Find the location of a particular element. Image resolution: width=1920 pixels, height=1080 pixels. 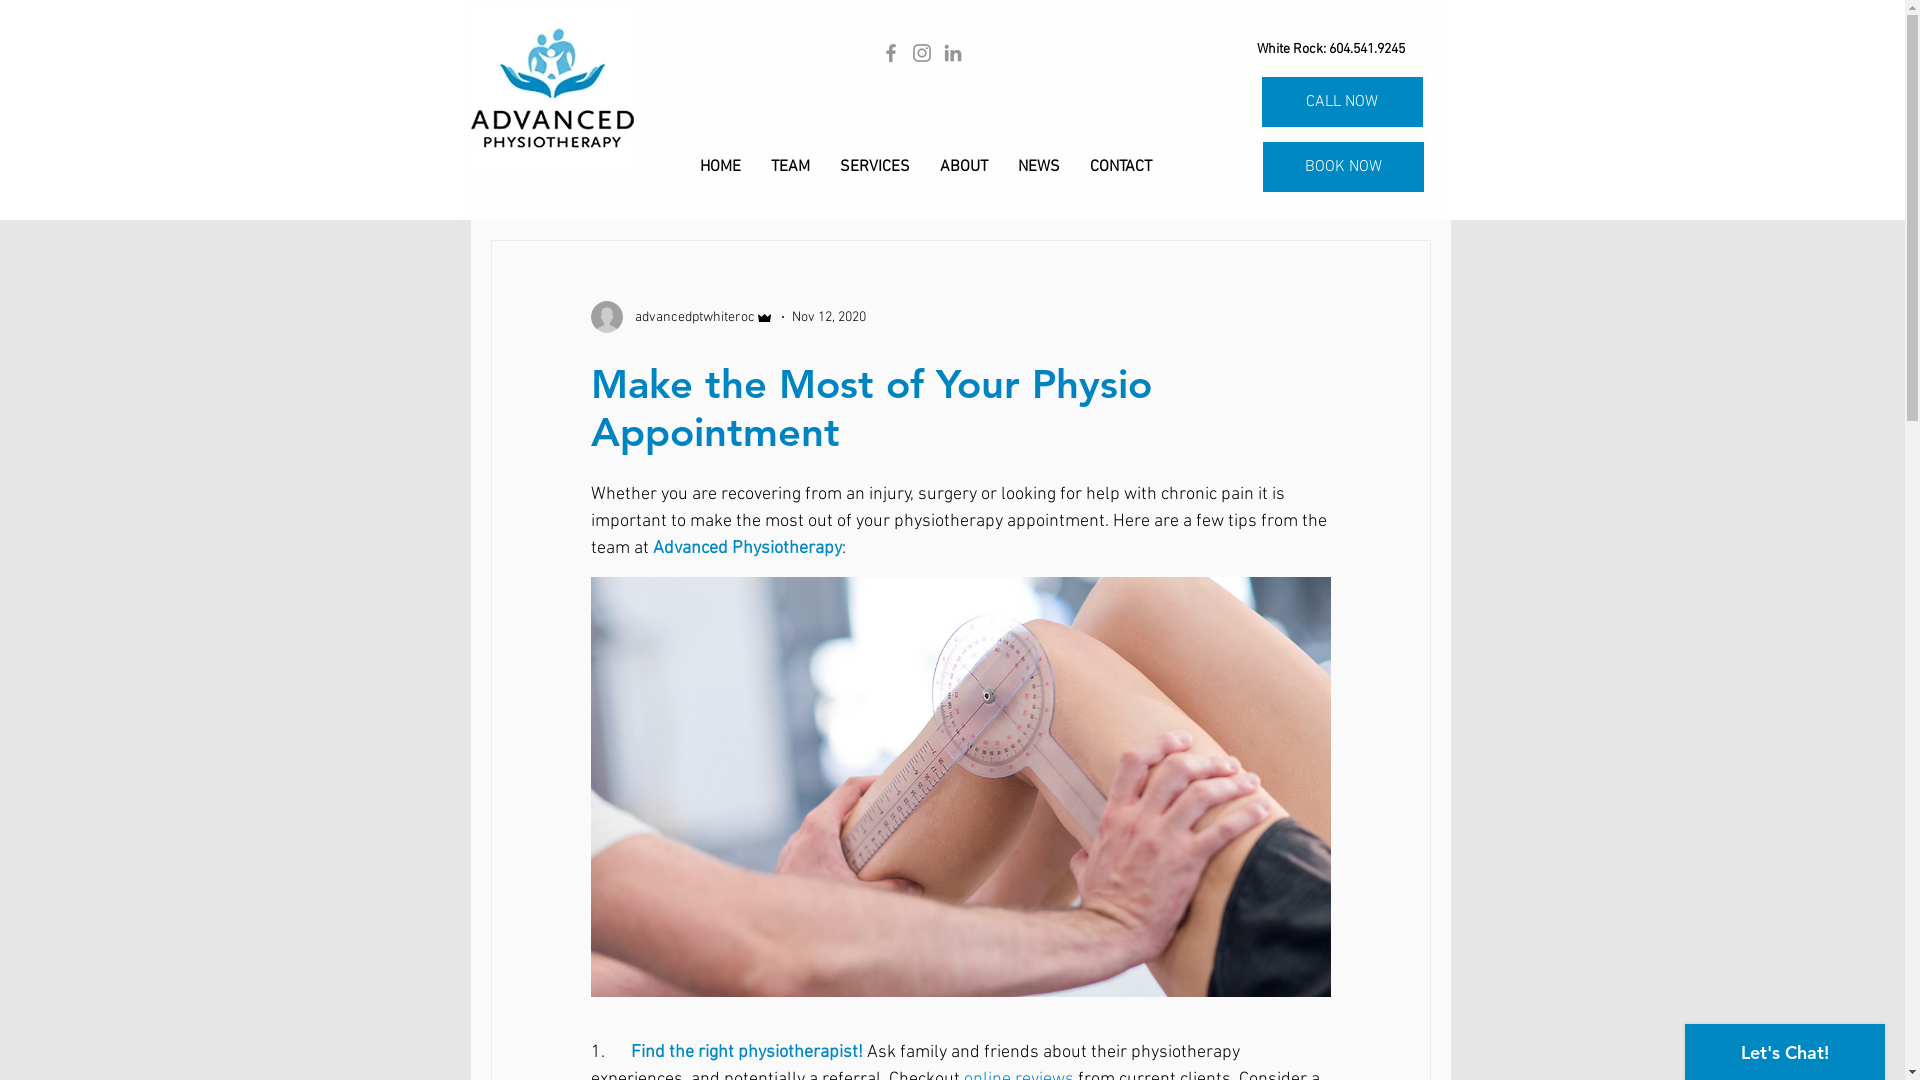

'SERVICES' is located at coordinates (873, 165).